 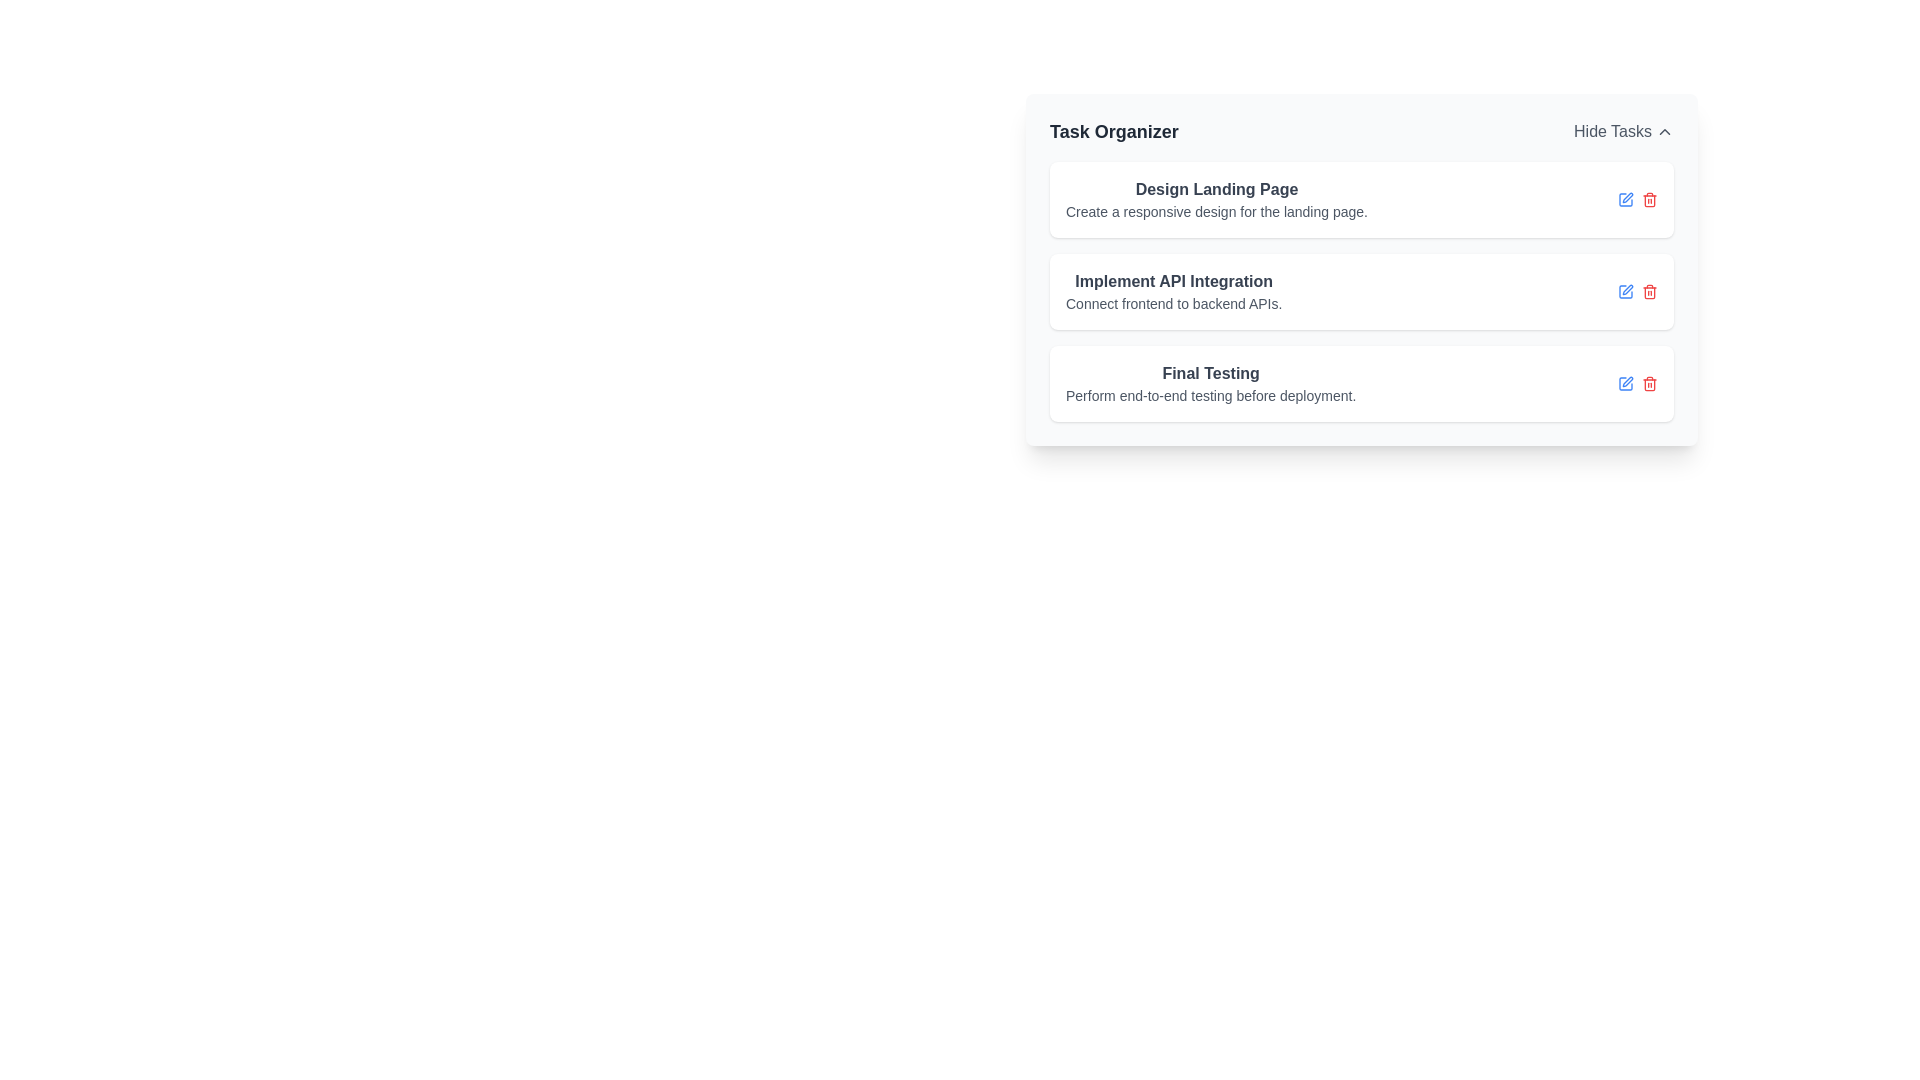 What do you see at coordinates (1626, 384) in the screenshot?
I see `the blue square-shaped pen icon representing the edit button located on the action bar of the 'Final Testing' task item in the 'Task Organizer' interface` at bounding box center [1626, 384].